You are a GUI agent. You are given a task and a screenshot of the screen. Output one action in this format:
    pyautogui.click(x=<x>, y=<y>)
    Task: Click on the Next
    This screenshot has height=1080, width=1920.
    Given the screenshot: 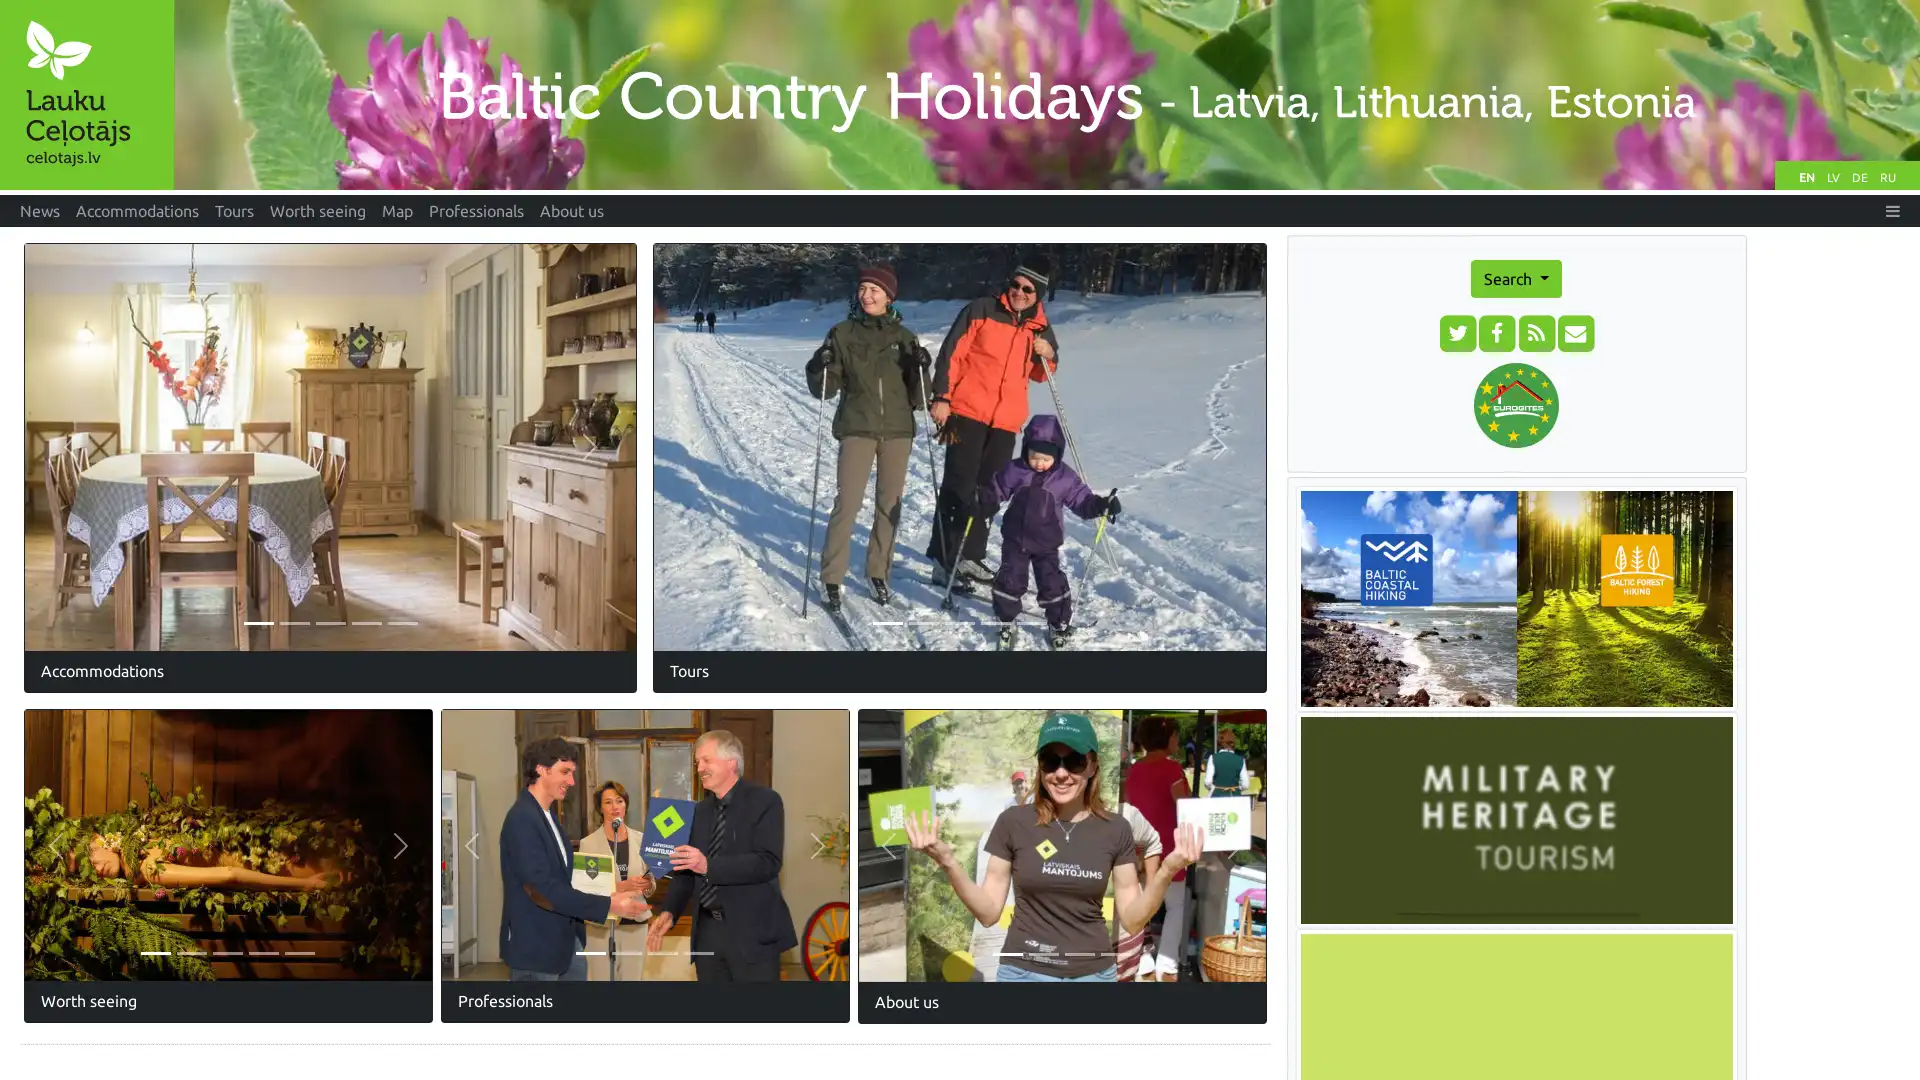 What is the action you would take?
    pyautogui.click(x=400, y=845)
    